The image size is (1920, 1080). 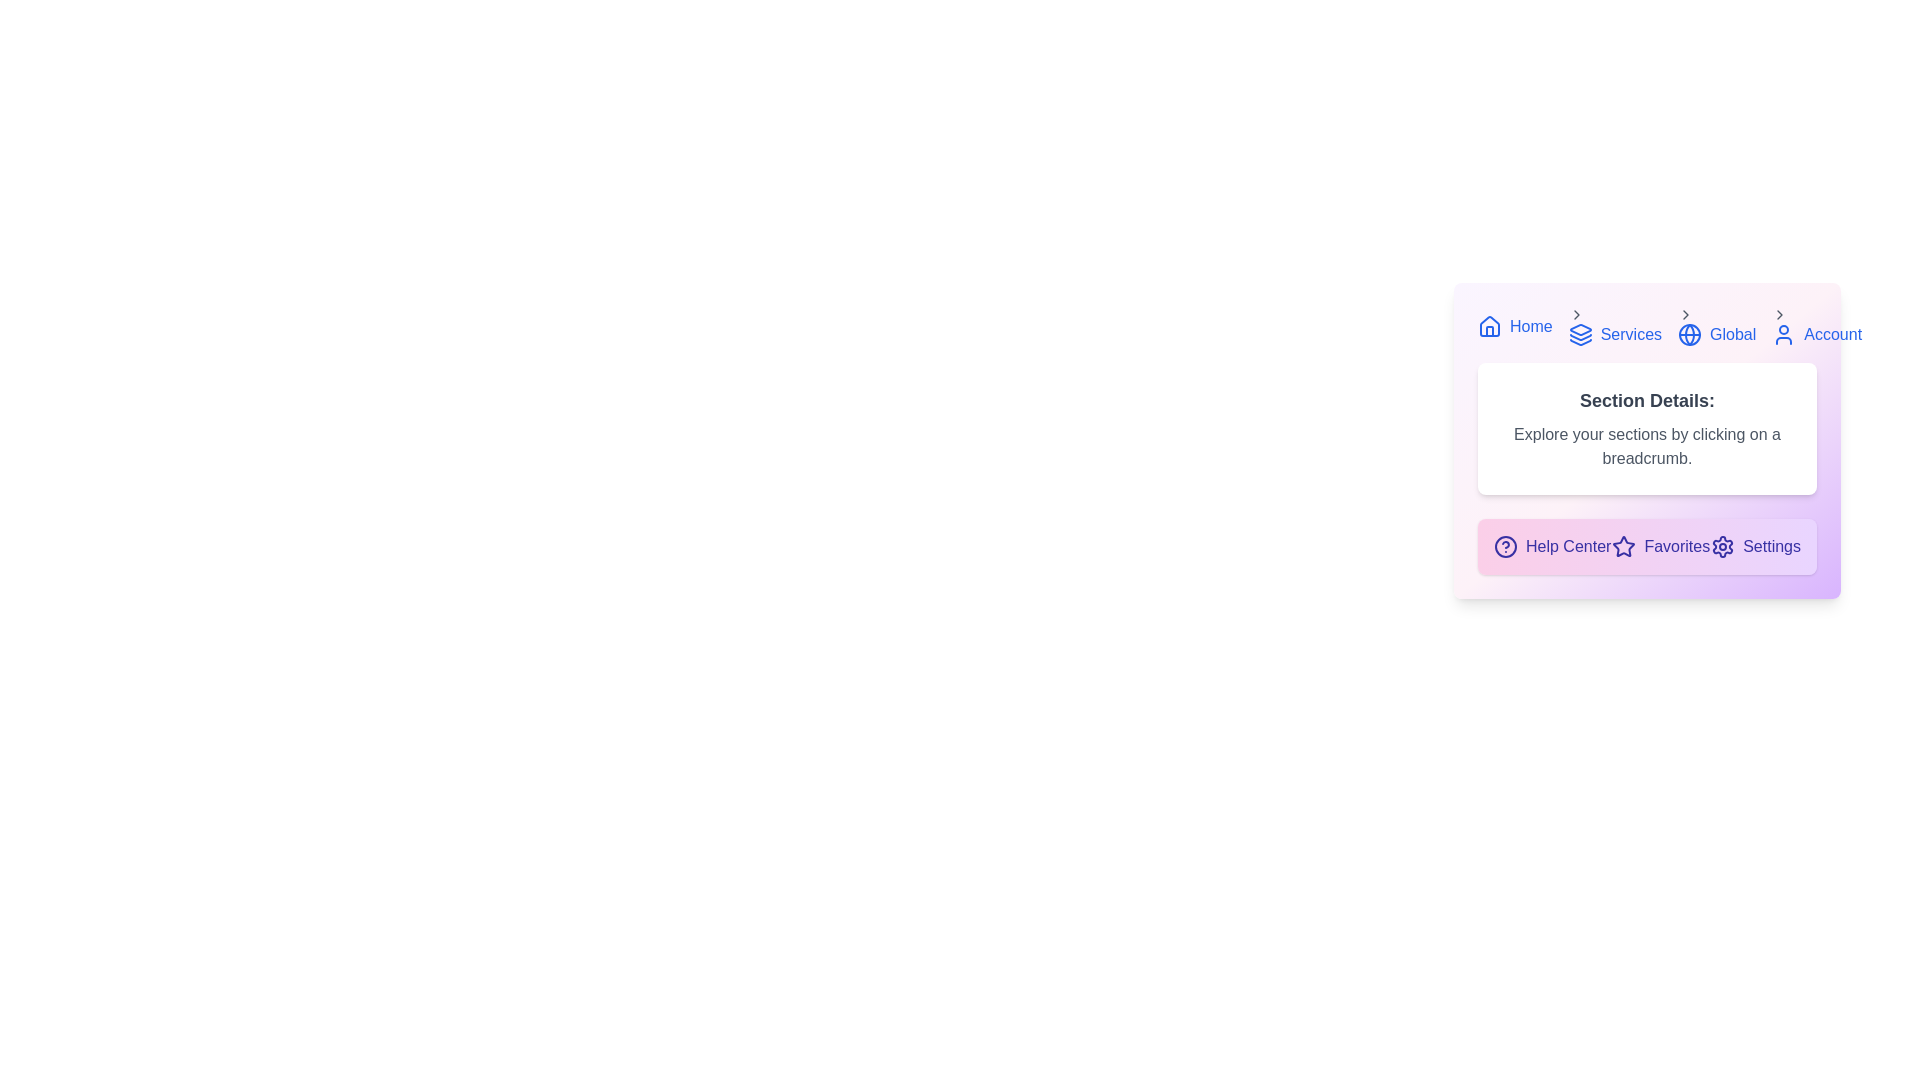 I want to click on text element displaying 'Explore your sections by clicking on a breadcrumb.' which is located directly beneath 'Section Details:' within a white, rounded box, so click(x=1647, y=446).